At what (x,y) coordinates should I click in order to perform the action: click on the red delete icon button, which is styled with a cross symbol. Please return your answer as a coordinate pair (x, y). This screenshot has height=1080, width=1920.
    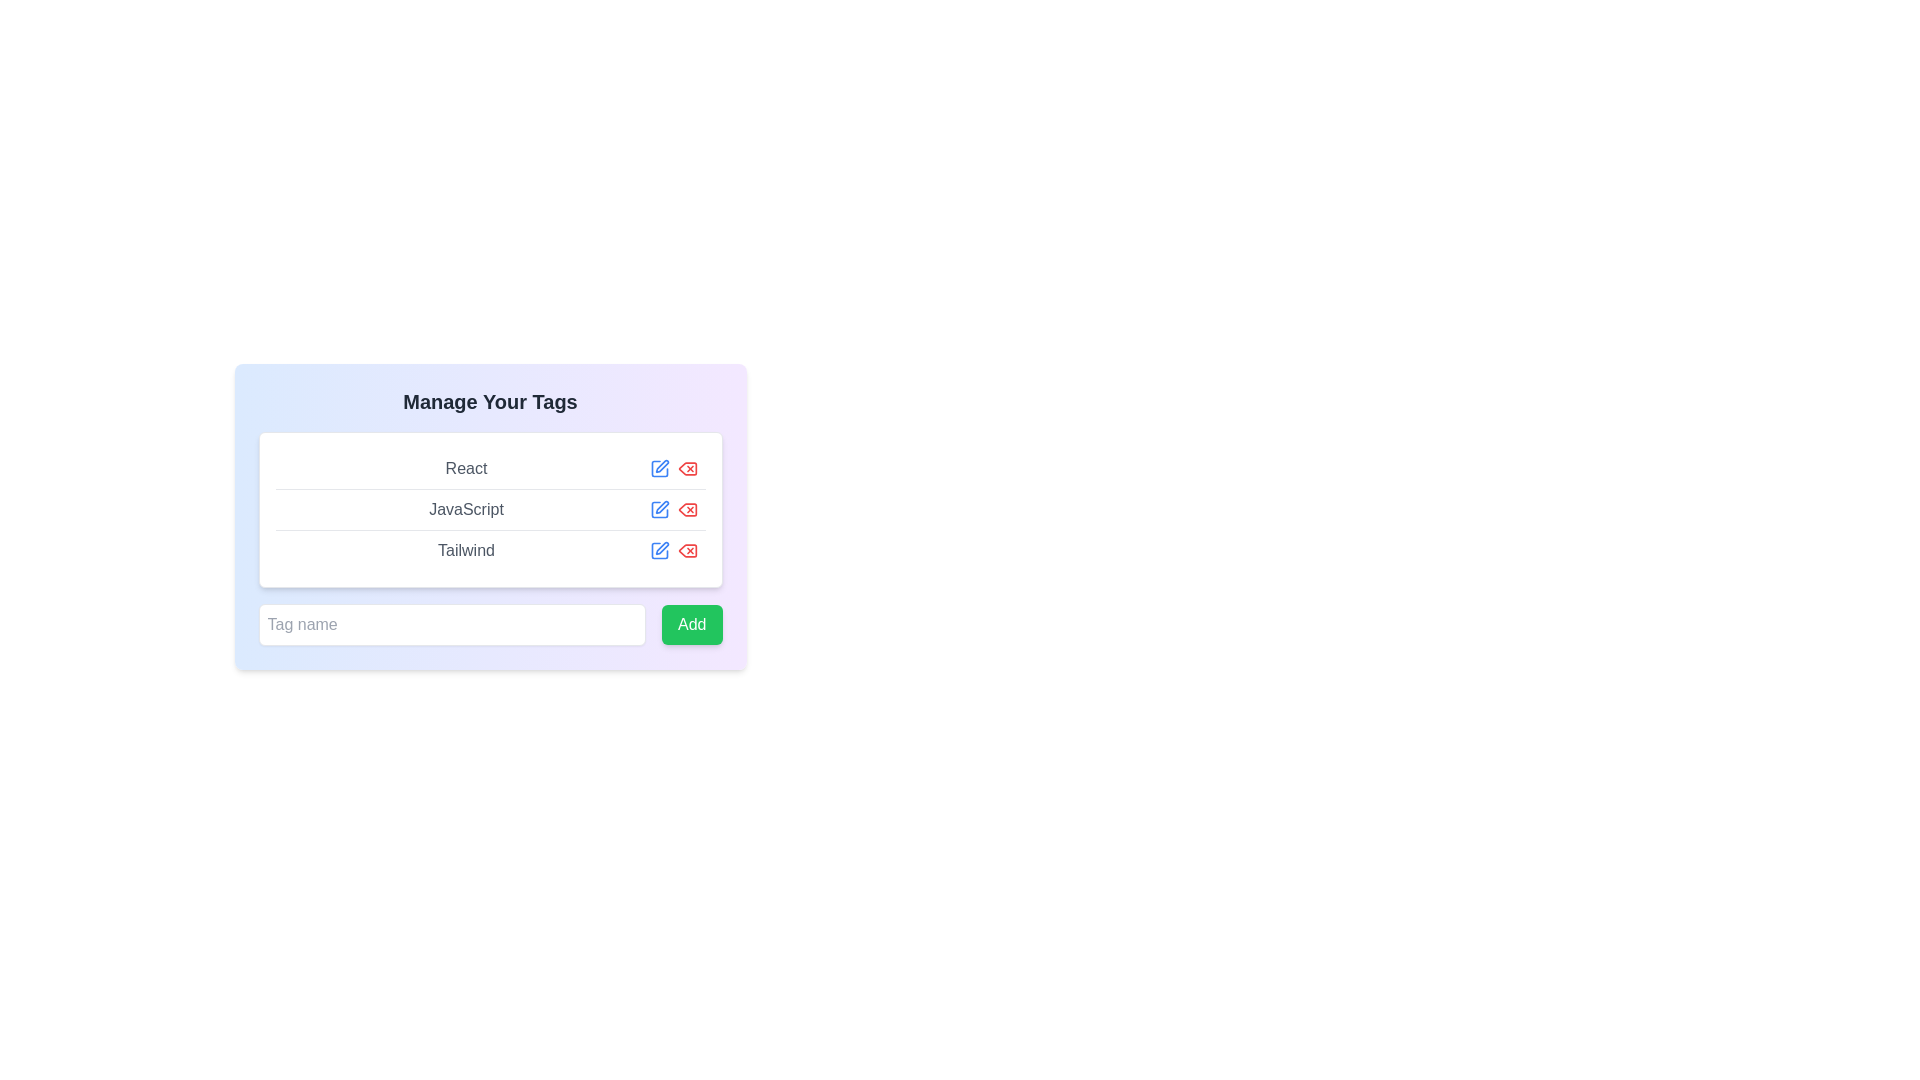
    Looking at the image, I should click on (687, 469).